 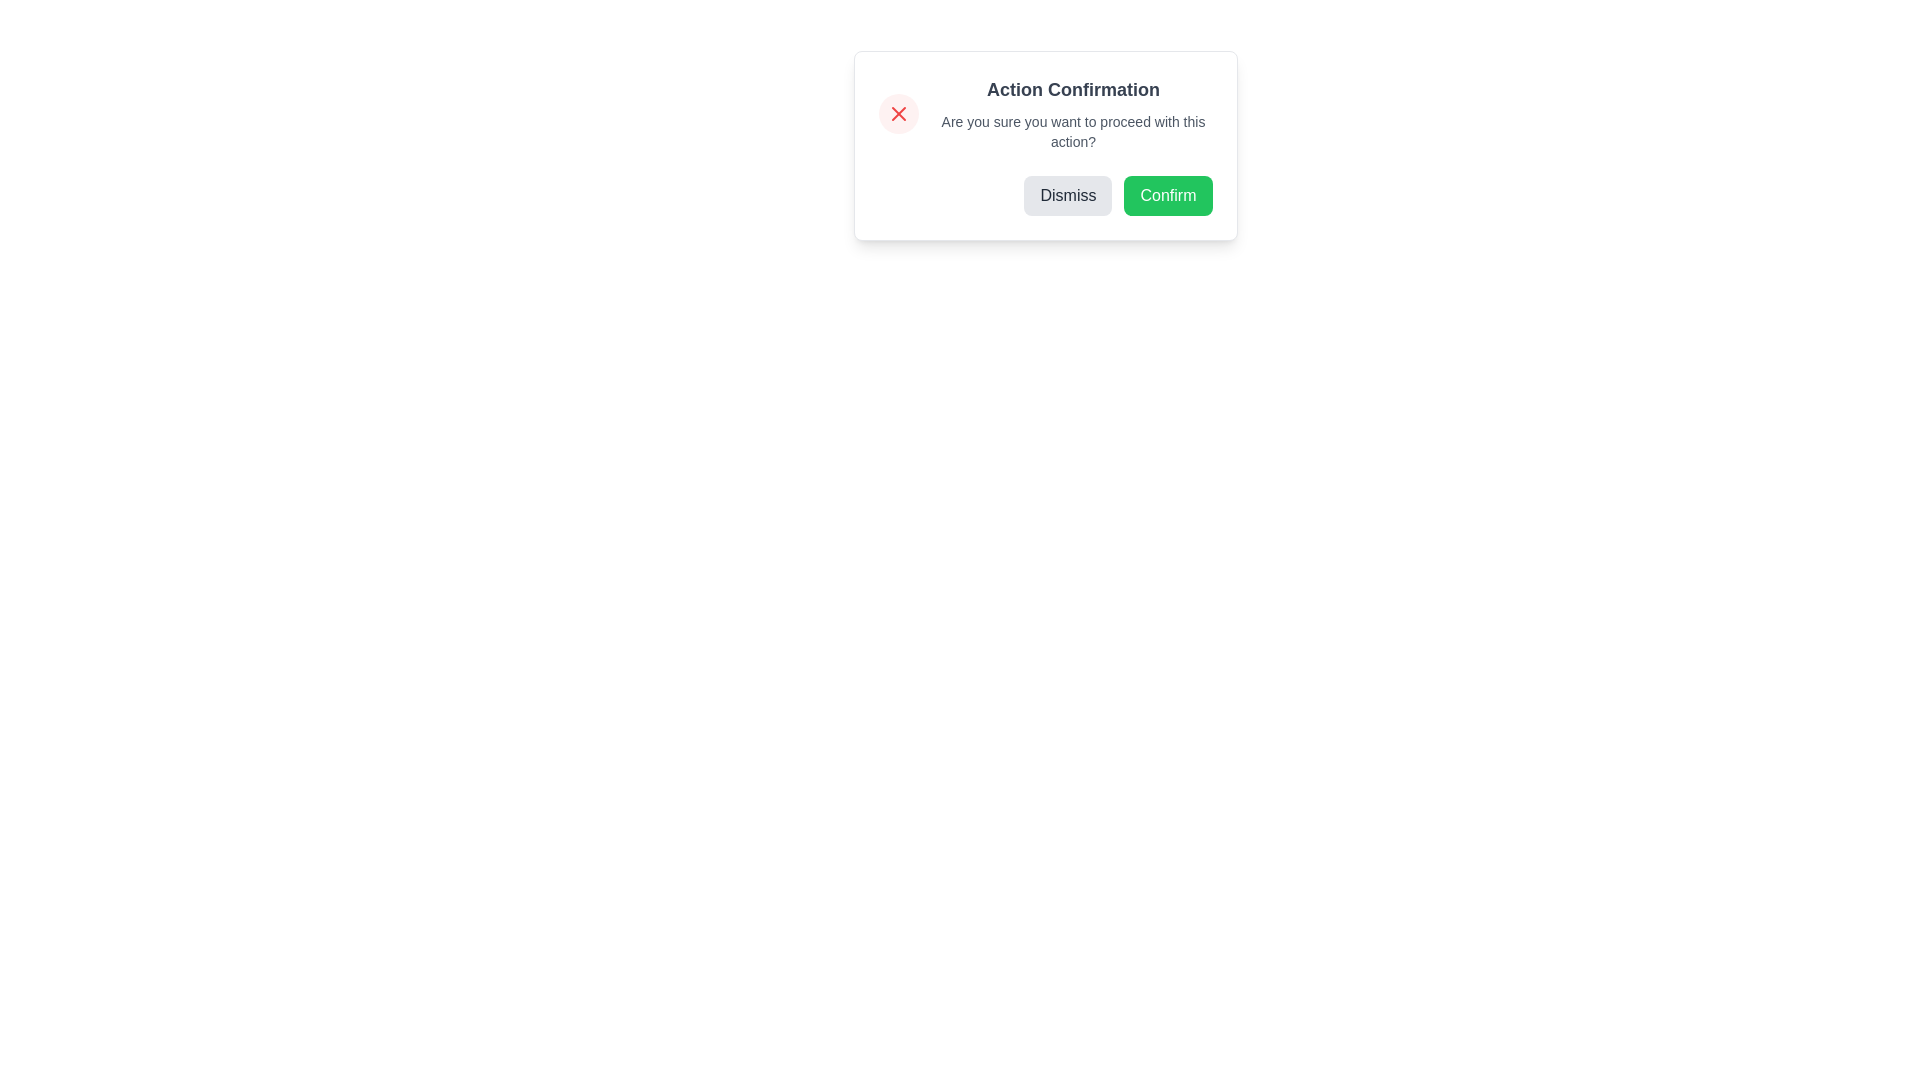 What do you see at coordinates (897, 114) in the screenshot?
I see `the red cross-shaped icon located at the top-left corner of the 'Action Confirmation' dialog box, which signifies a critical action or warning` at bounding box center [897, 114].